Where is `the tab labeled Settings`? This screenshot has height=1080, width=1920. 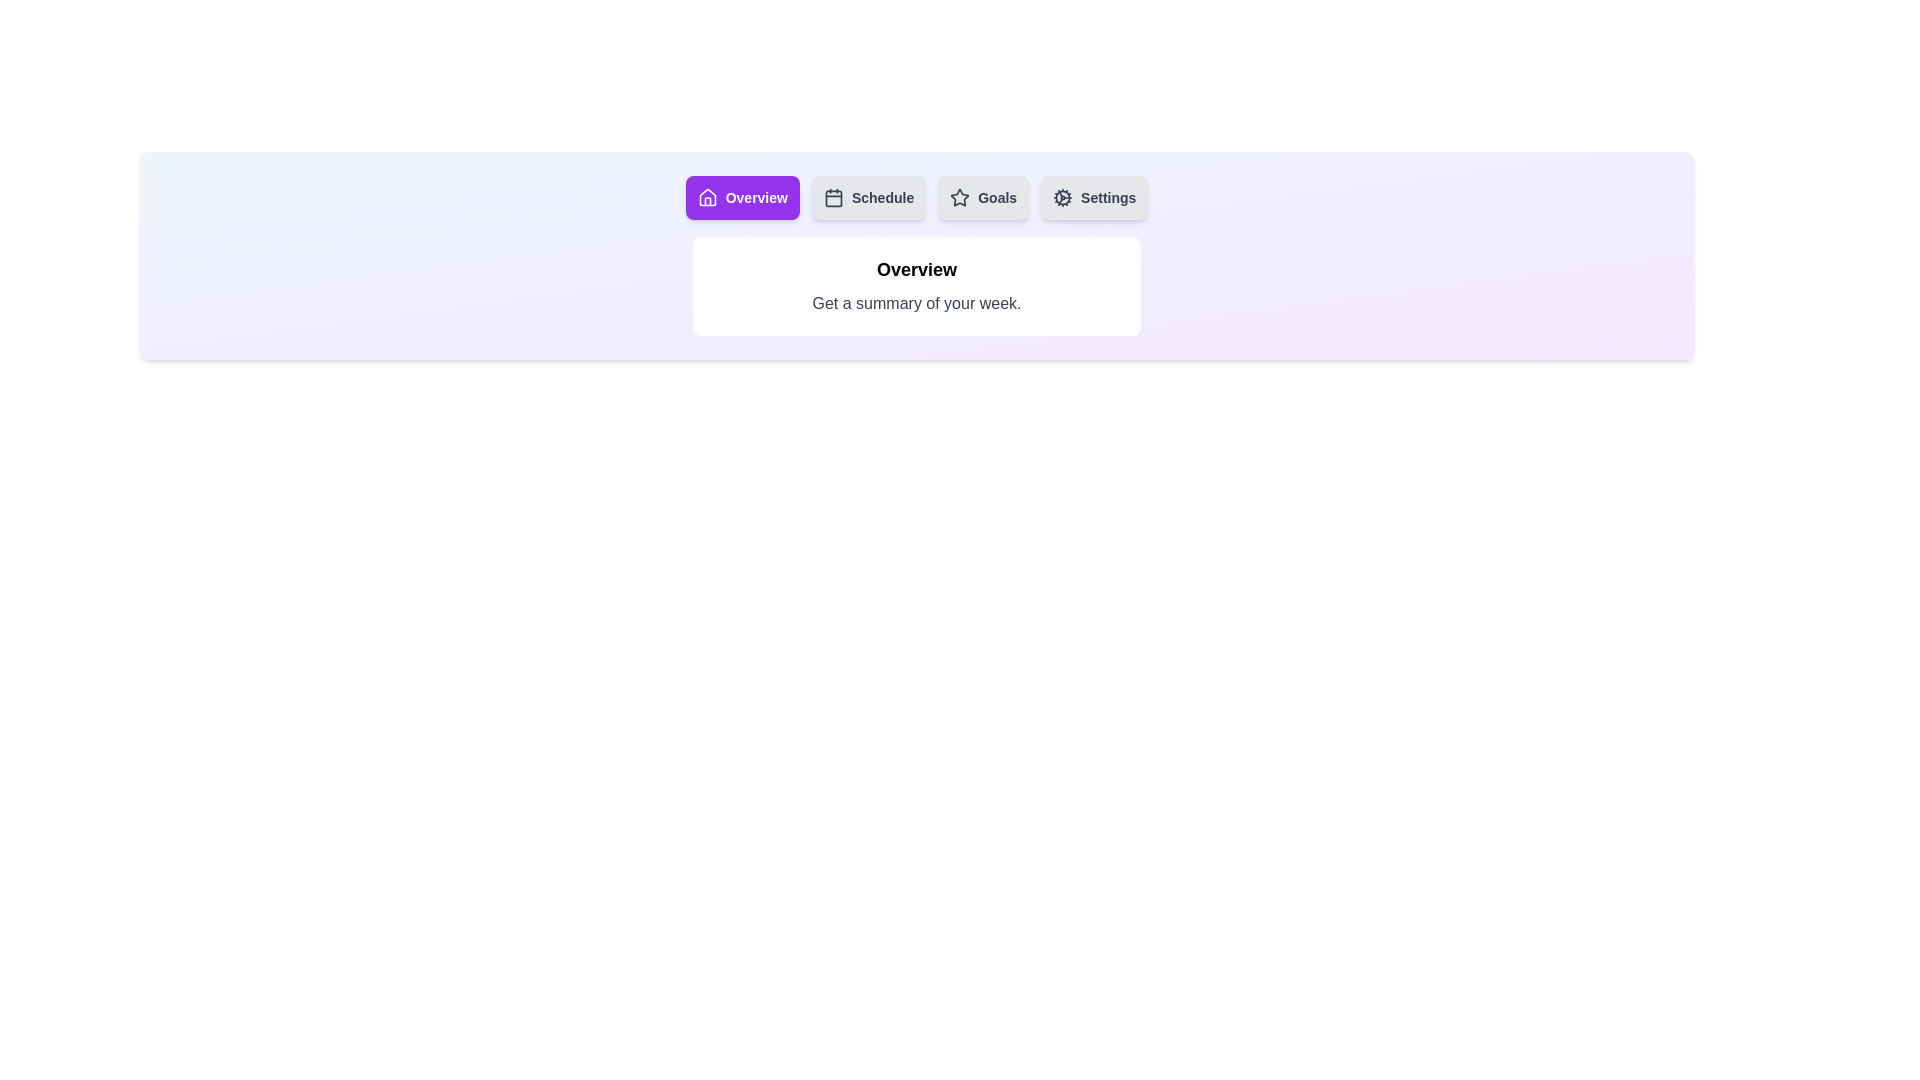 the tab labeled Settings is located at coordinates (1093, 197).